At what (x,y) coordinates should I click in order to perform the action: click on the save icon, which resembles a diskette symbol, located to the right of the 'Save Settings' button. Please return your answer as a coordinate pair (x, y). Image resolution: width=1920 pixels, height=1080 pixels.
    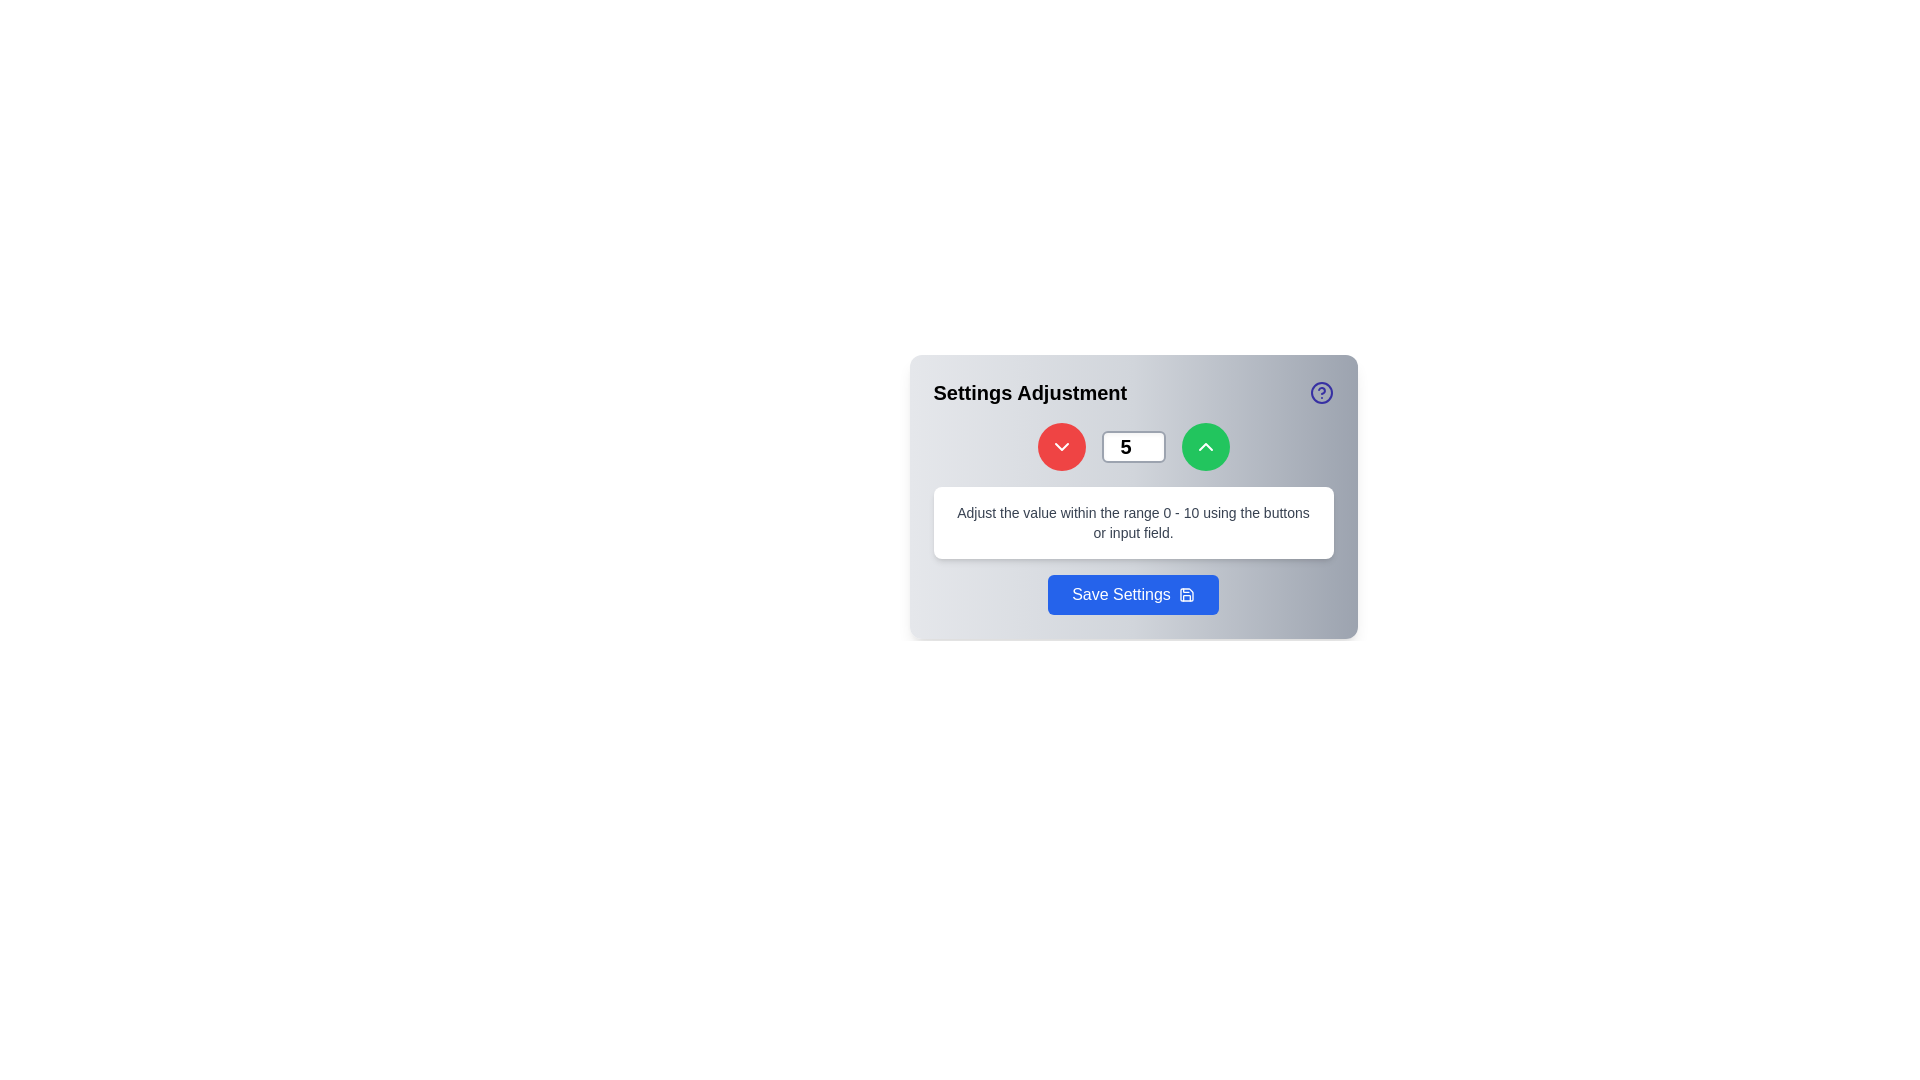
    Looking at the image, I should click on (1186, 593).